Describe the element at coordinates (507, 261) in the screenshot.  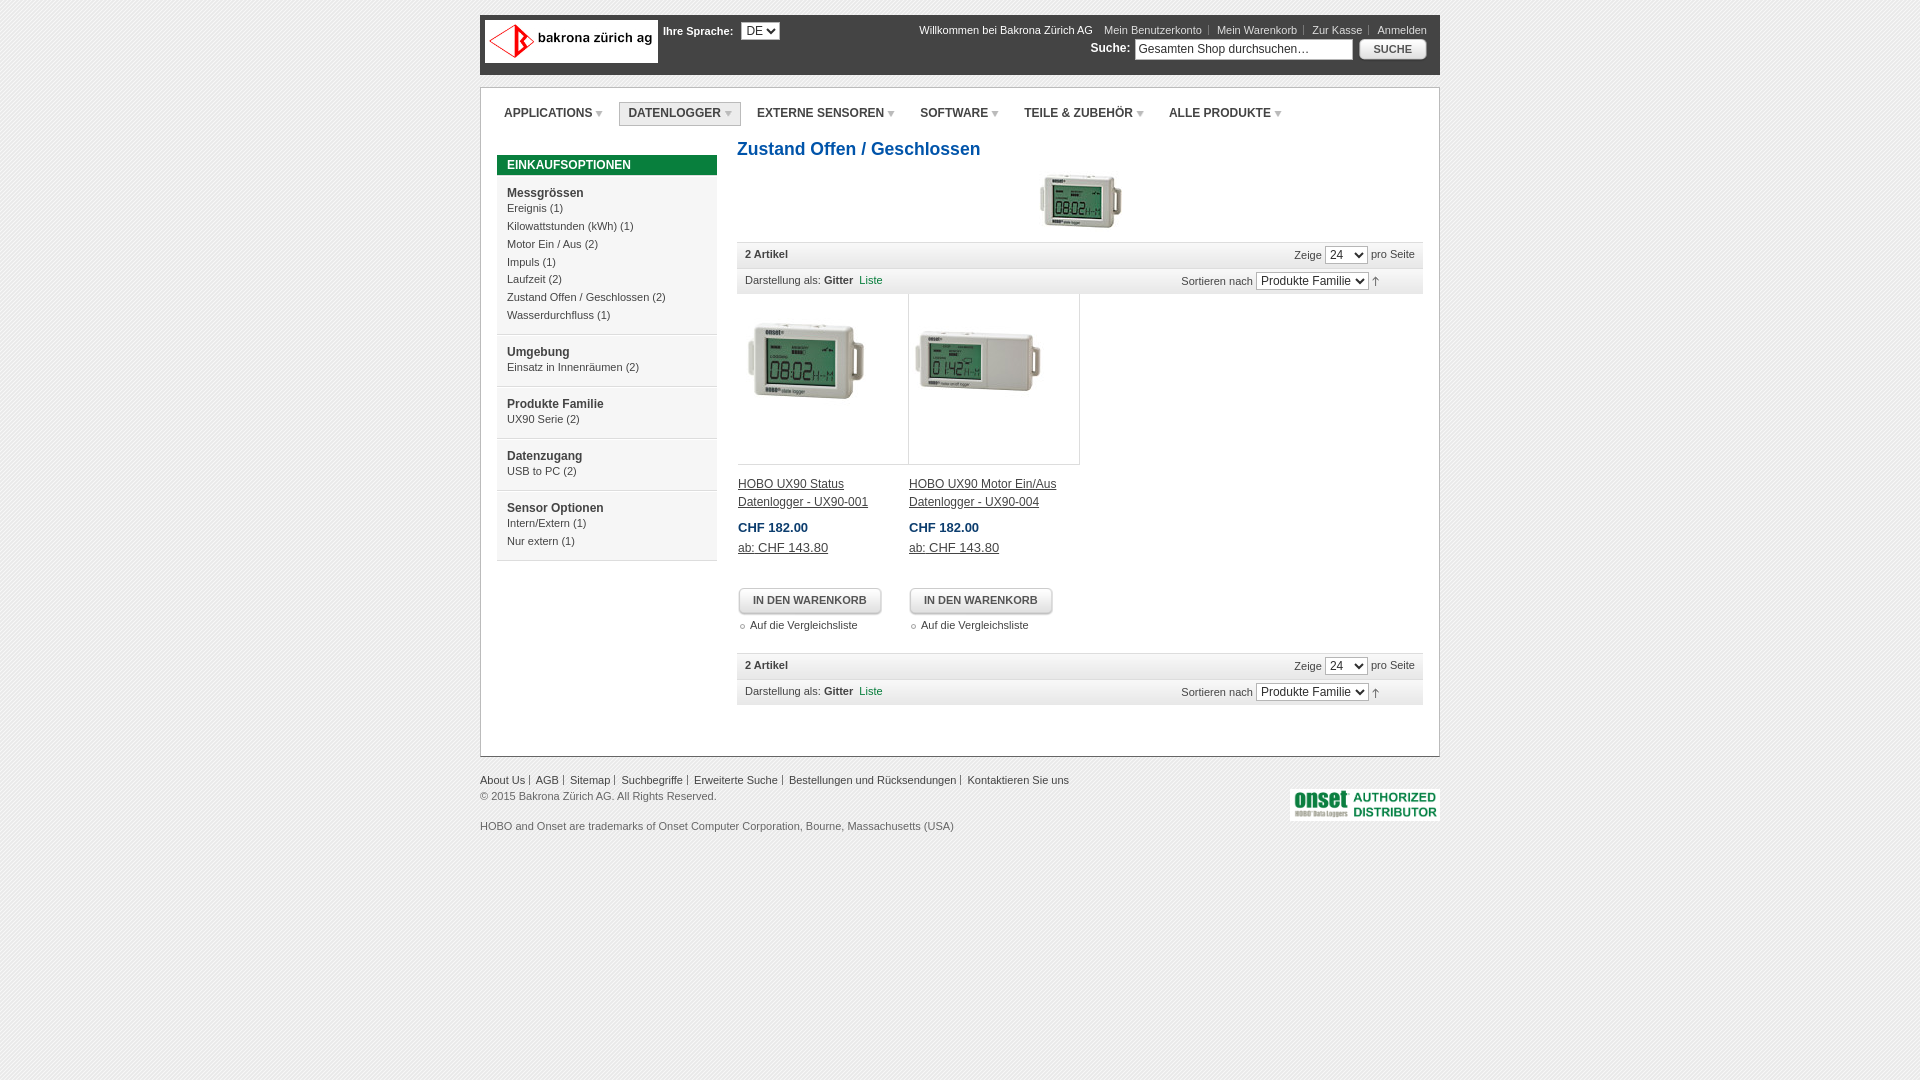
I see `'Impuls'` at that location.